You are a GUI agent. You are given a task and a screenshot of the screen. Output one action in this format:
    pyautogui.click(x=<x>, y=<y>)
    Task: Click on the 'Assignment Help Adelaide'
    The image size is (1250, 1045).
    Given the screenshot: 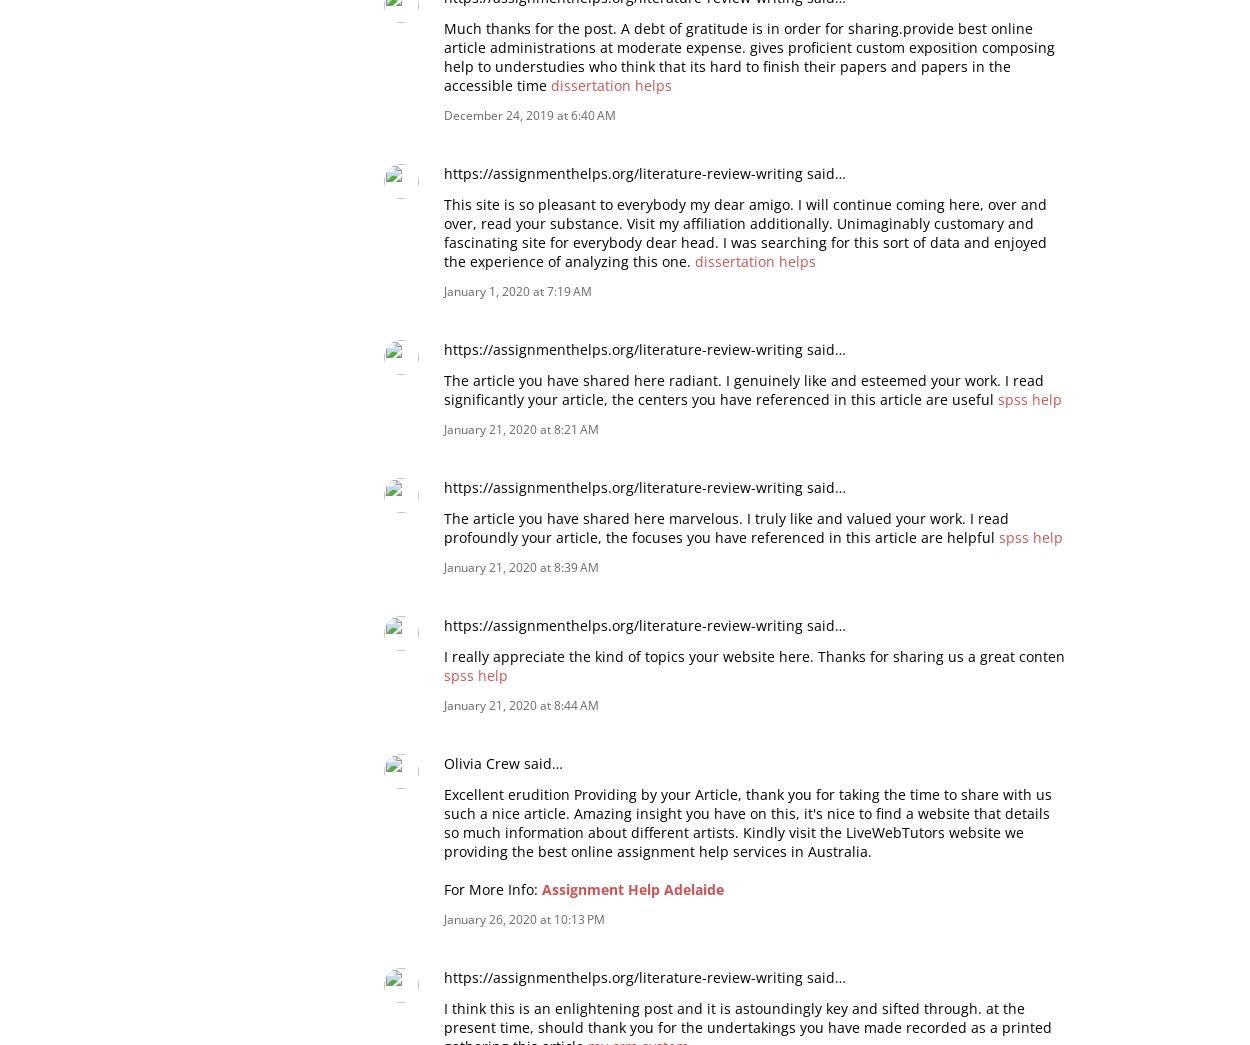 What is the action you would take?
    pyautogui.click(x=633, y=888)
    